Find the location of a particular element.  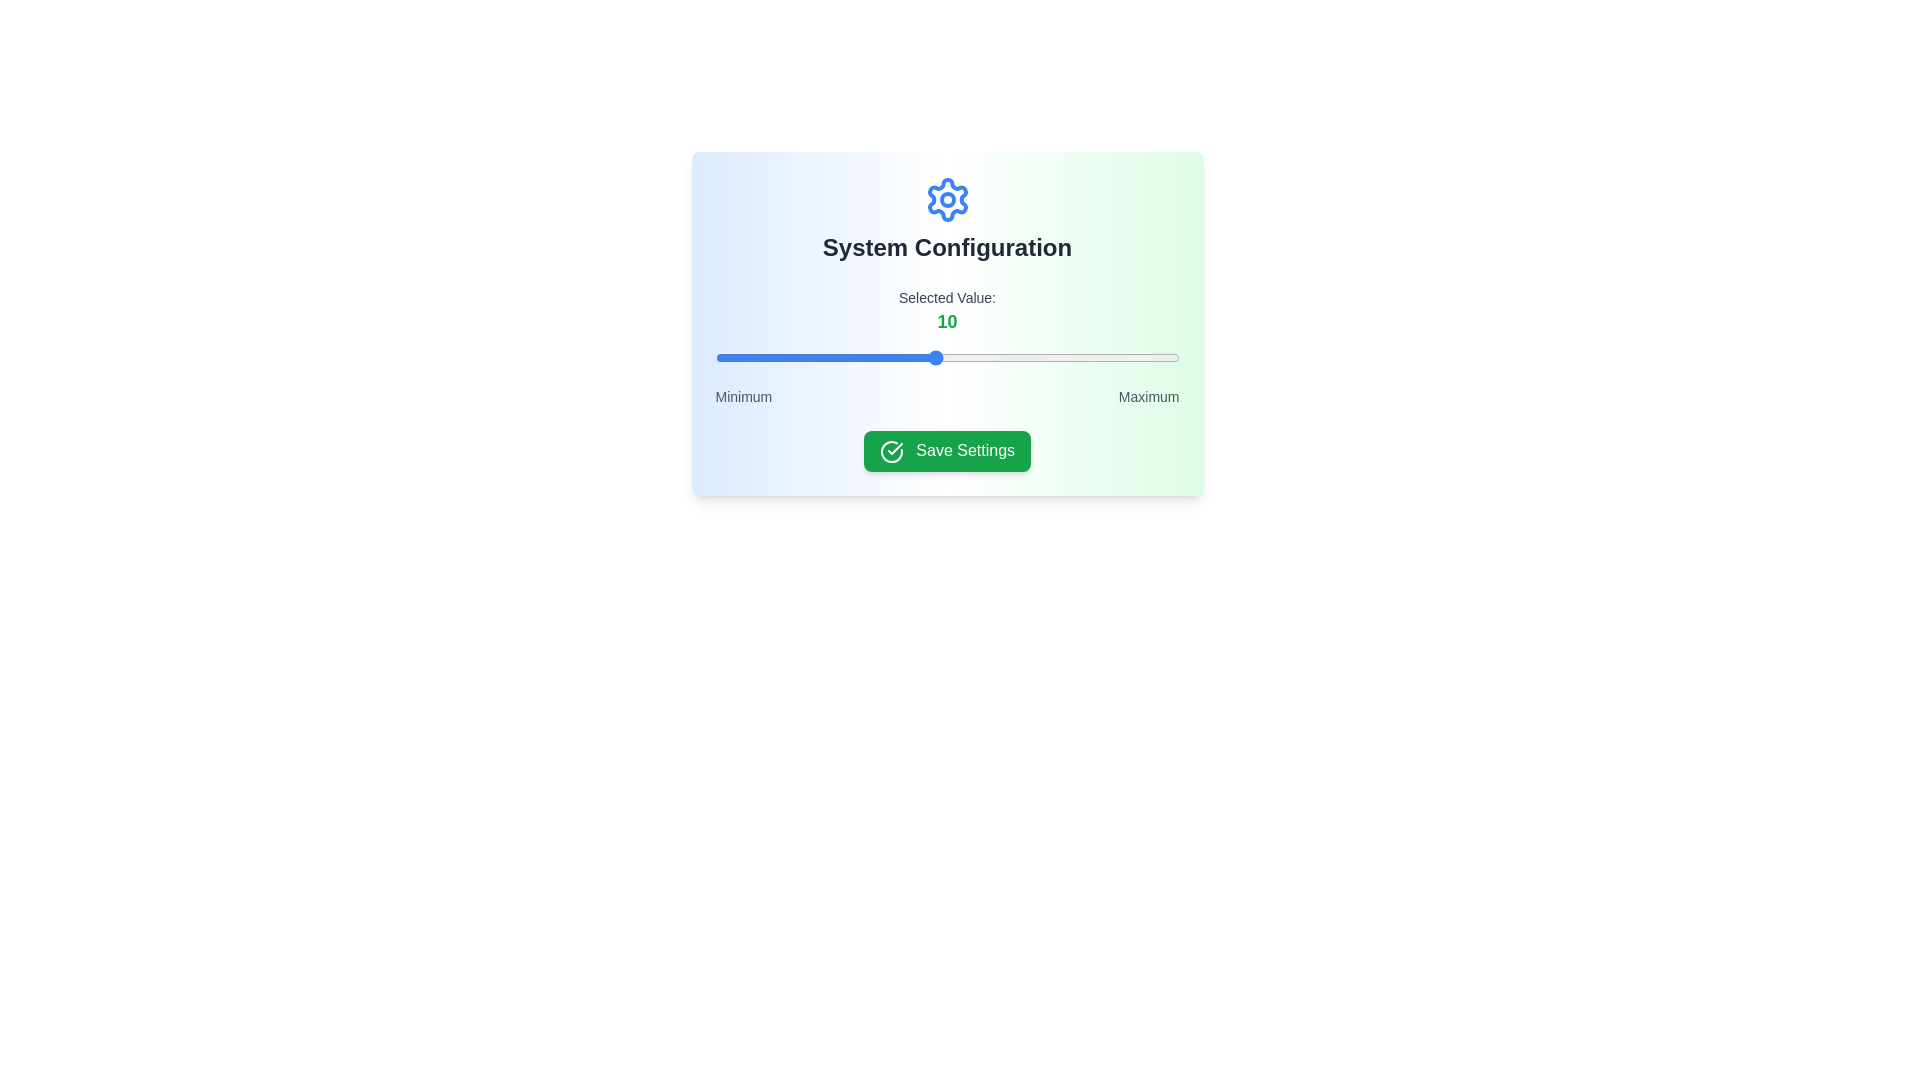

'Save Settings' button is located at coordinates (946, 451).